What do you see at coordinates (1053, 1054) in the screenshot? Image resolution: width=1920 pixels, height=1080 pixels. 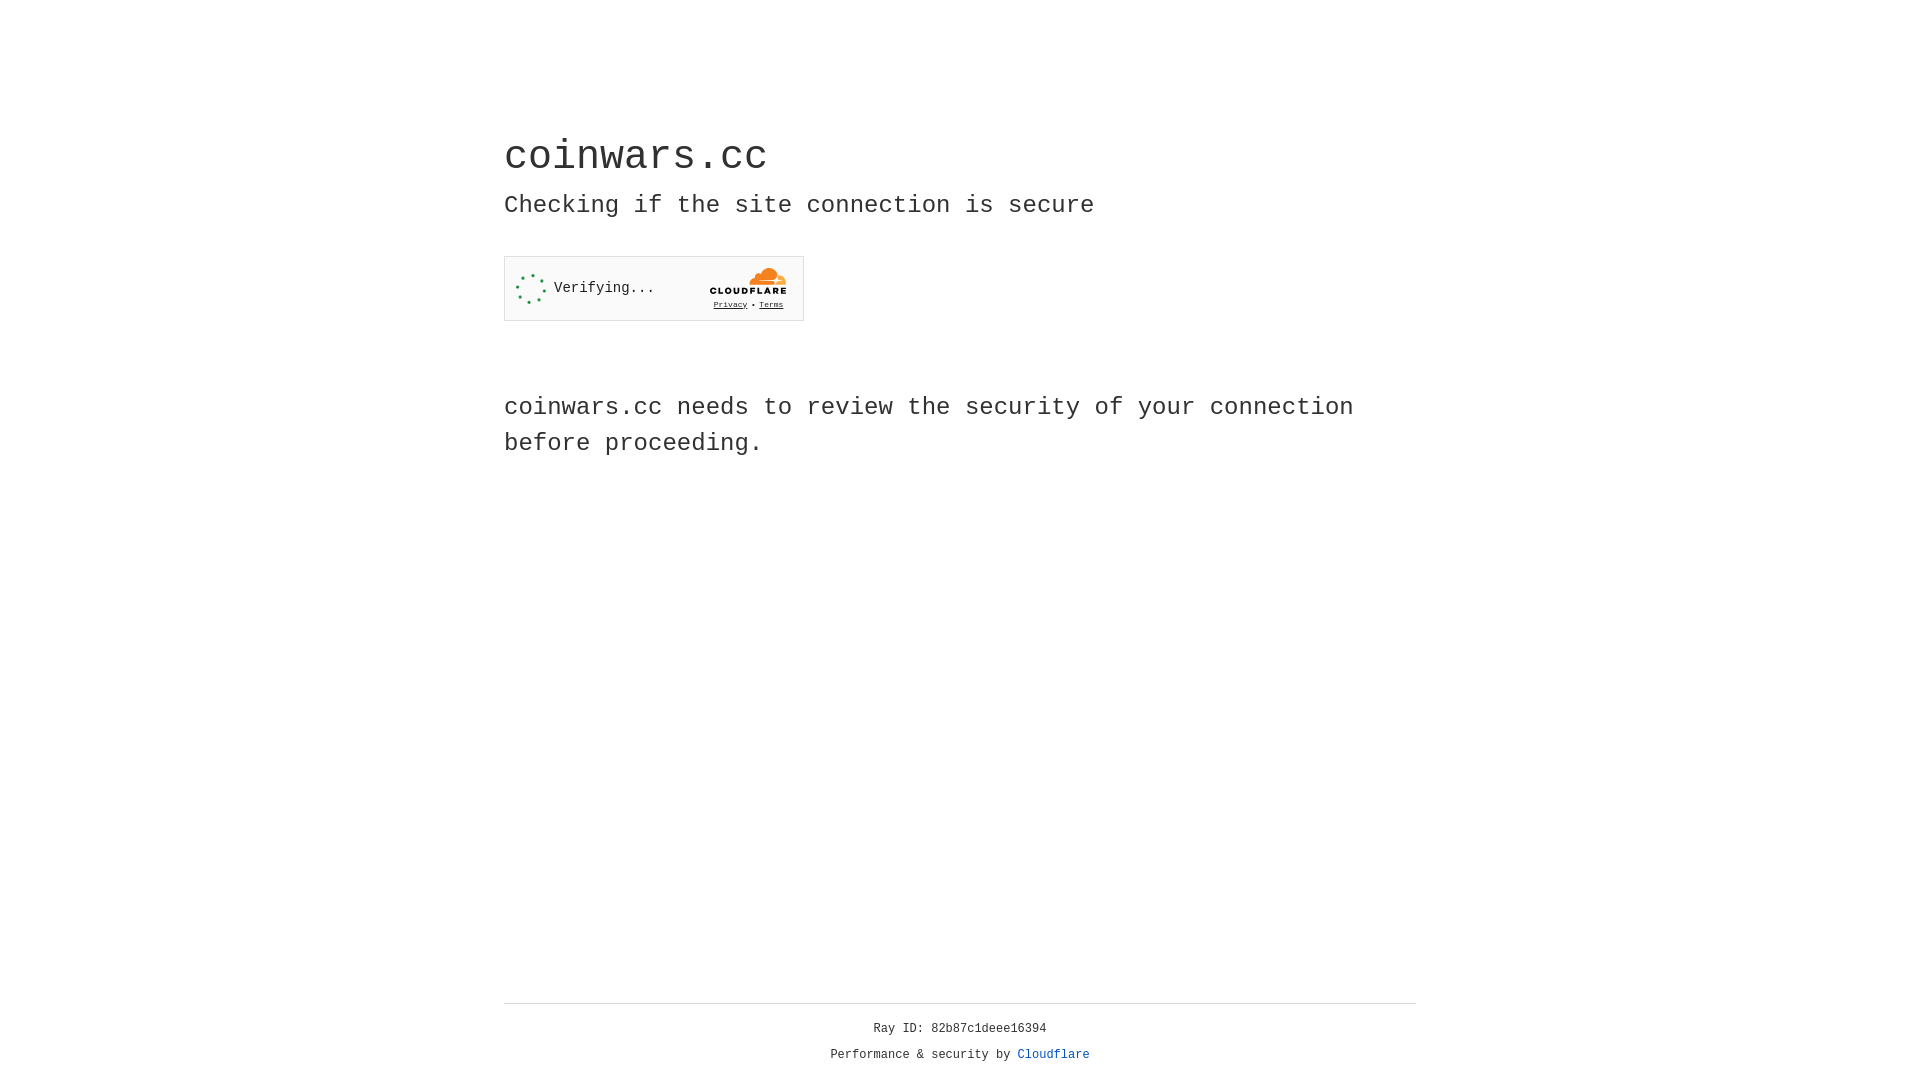 I see `'Cloudflare'` at bounding box center [1053, 1054].